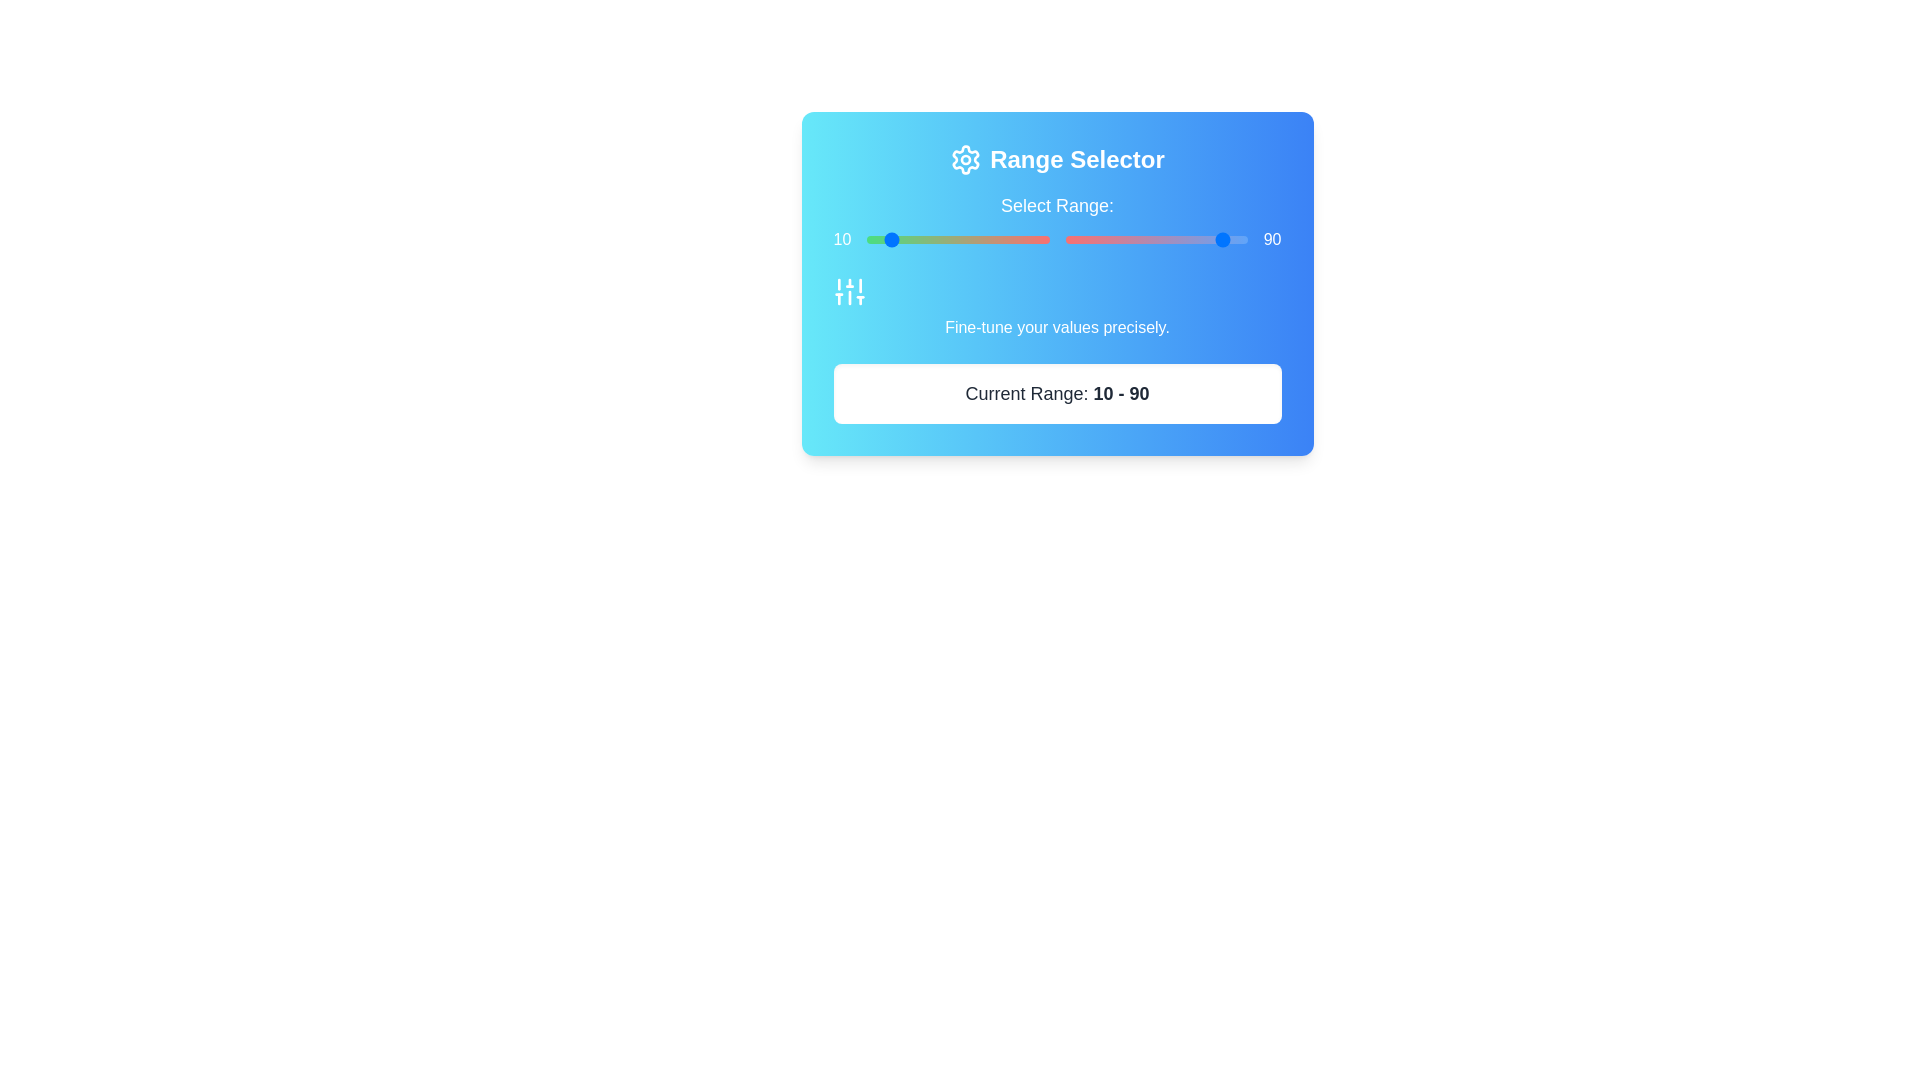 The width and height of the screenshot is (1920, 1080). What do you see at coordinates (899, 238) in the screenshot?
I see `the left range slider to set the starting value to 18` at bounding box center [899, 238].